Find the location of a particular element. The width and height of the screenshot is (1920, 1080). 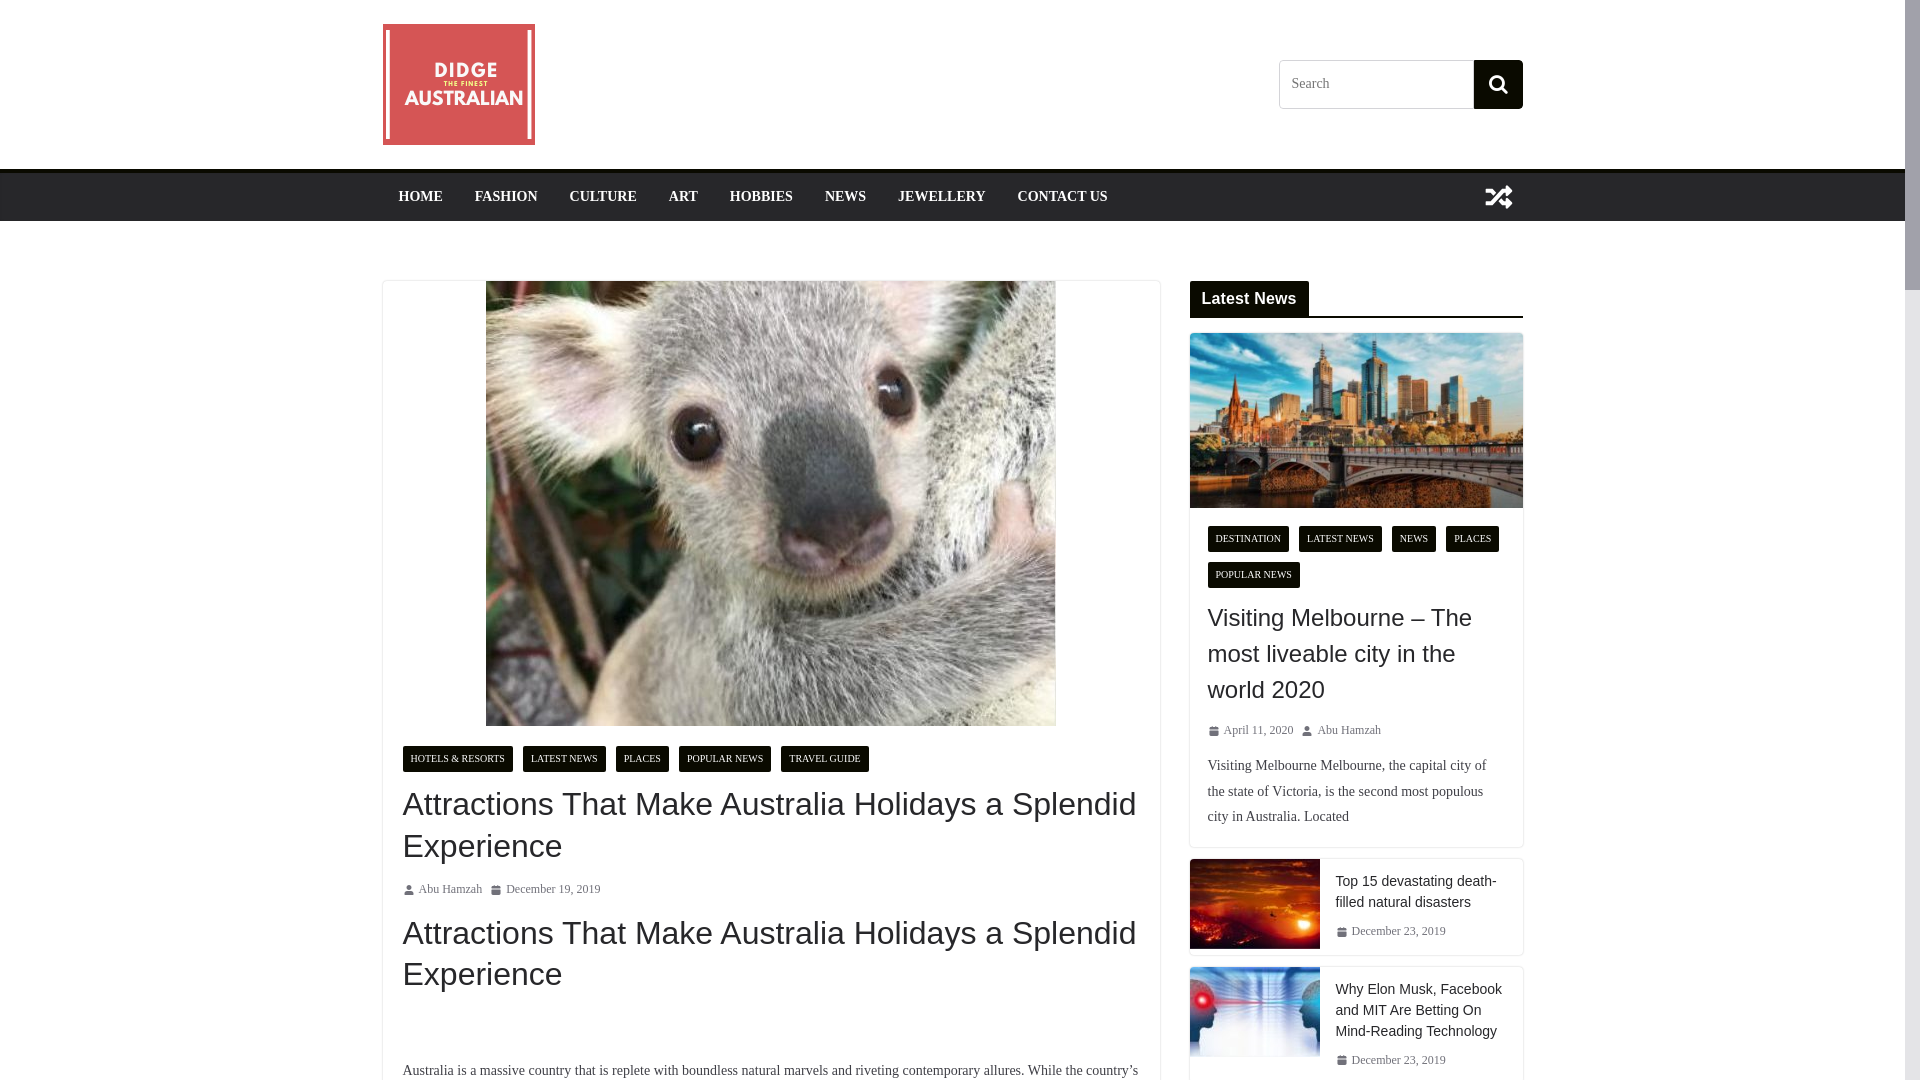

'Abu Hamzah' is located at coordinates (449, 889).